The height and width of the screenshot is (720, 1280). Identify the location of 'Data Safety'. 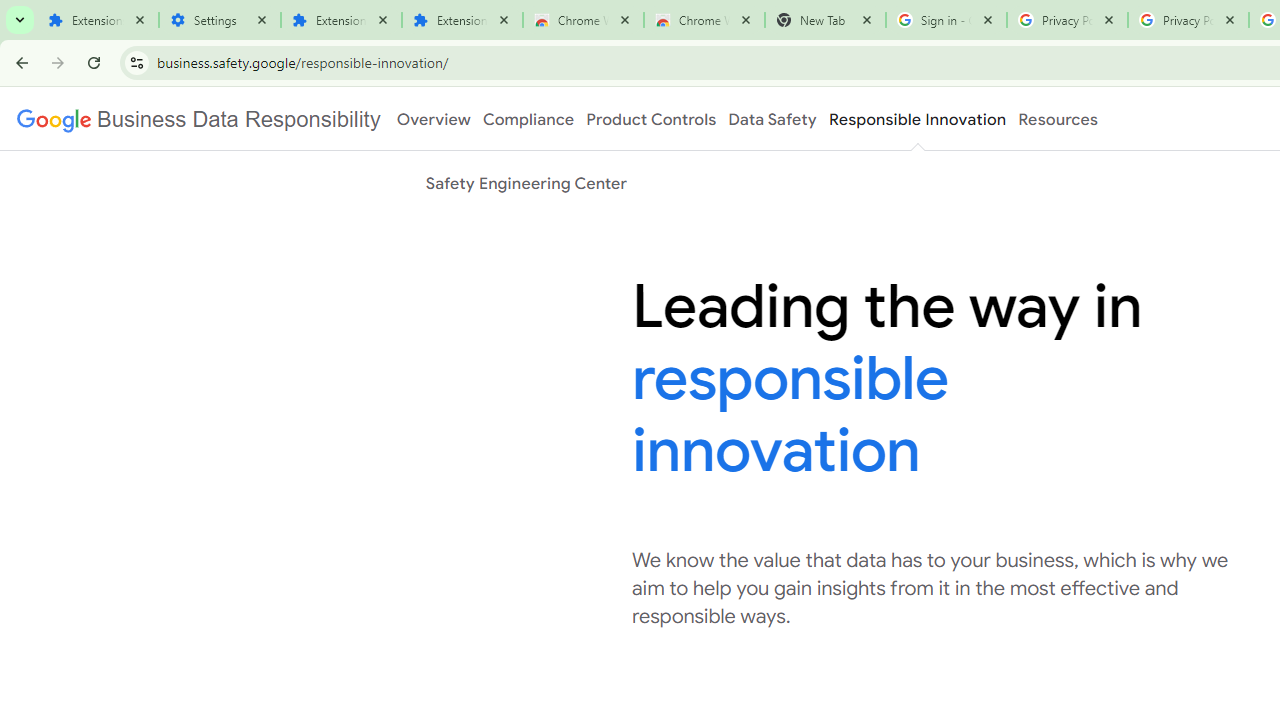
(771, 119).